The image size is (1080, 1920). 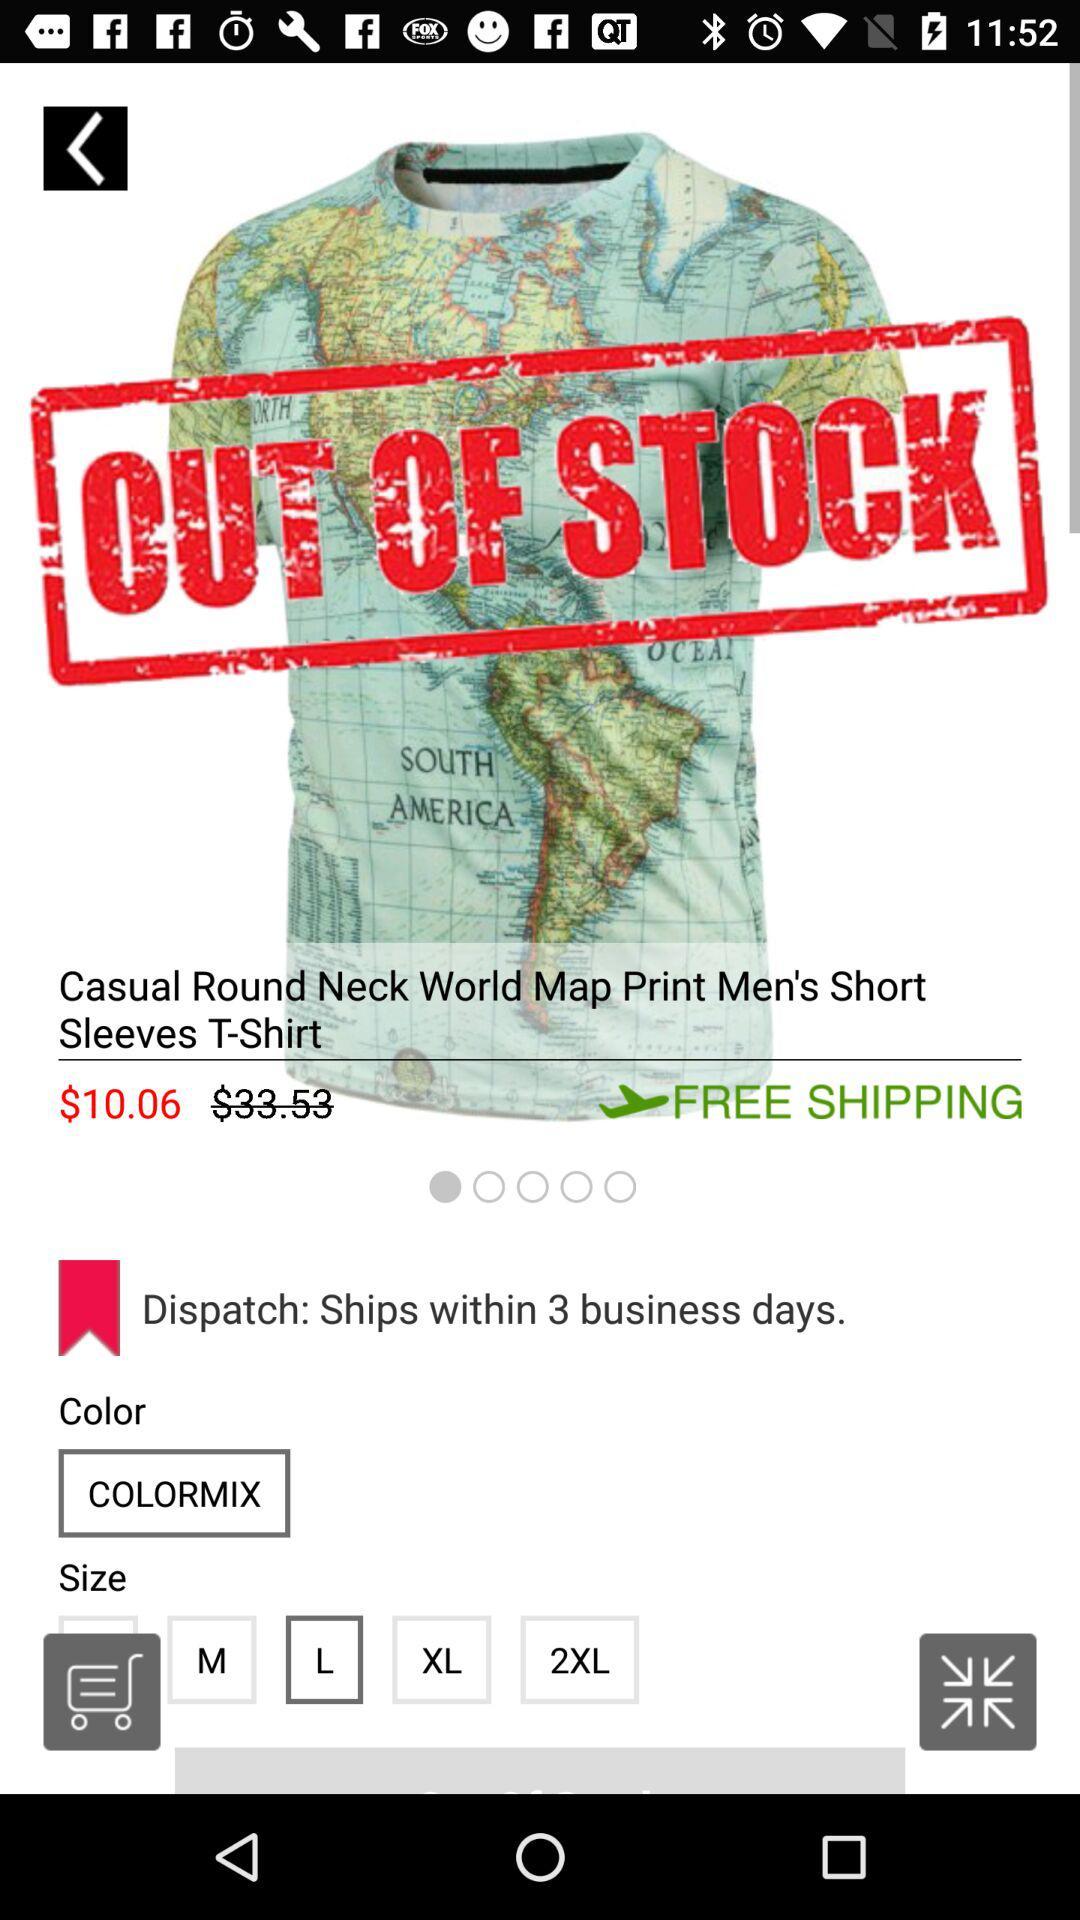 What do you see at coordinates (977, 1691) in the screenshot?
I see `the national_flag icon` at bounding box center [977, 1691].